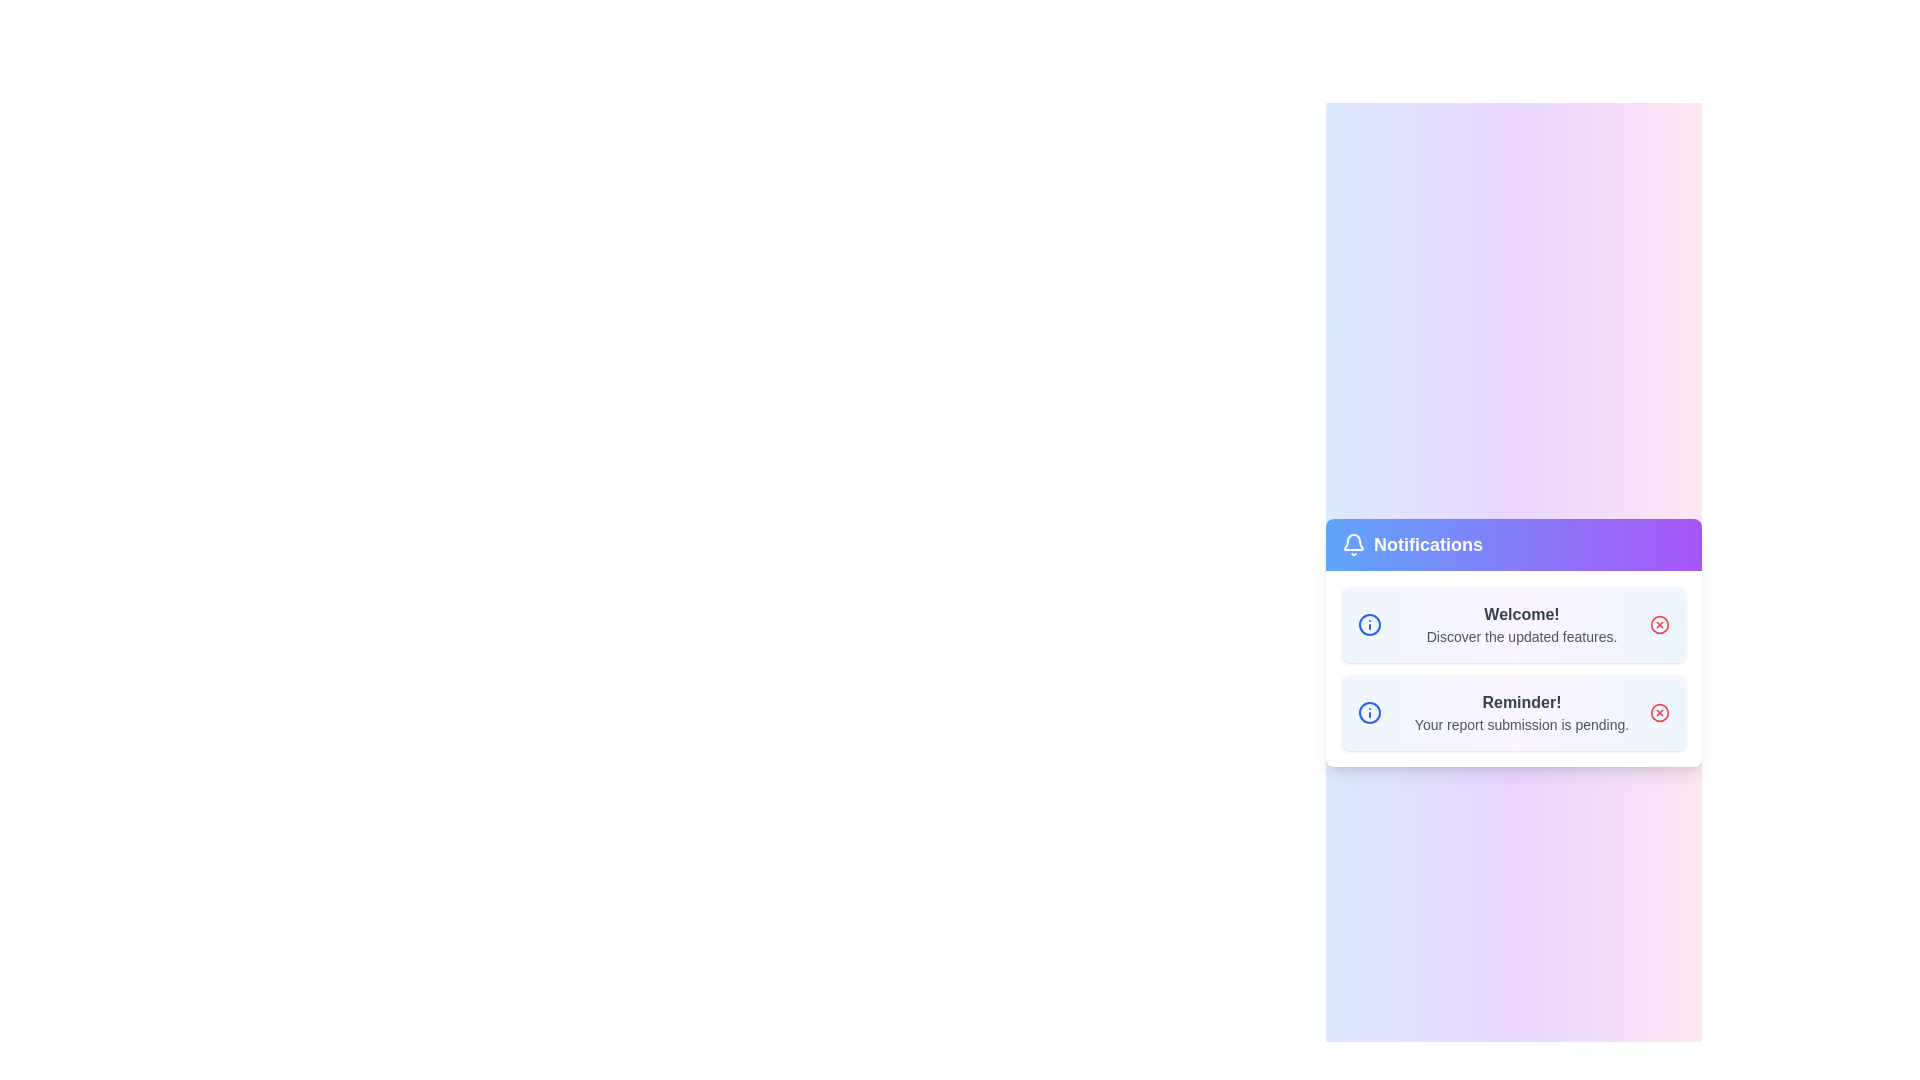  Describe the element at coordinates (1513, 623) in the screenshot. I see `the title of the first notification entry located directly below the 'Notifications' header` at that location.